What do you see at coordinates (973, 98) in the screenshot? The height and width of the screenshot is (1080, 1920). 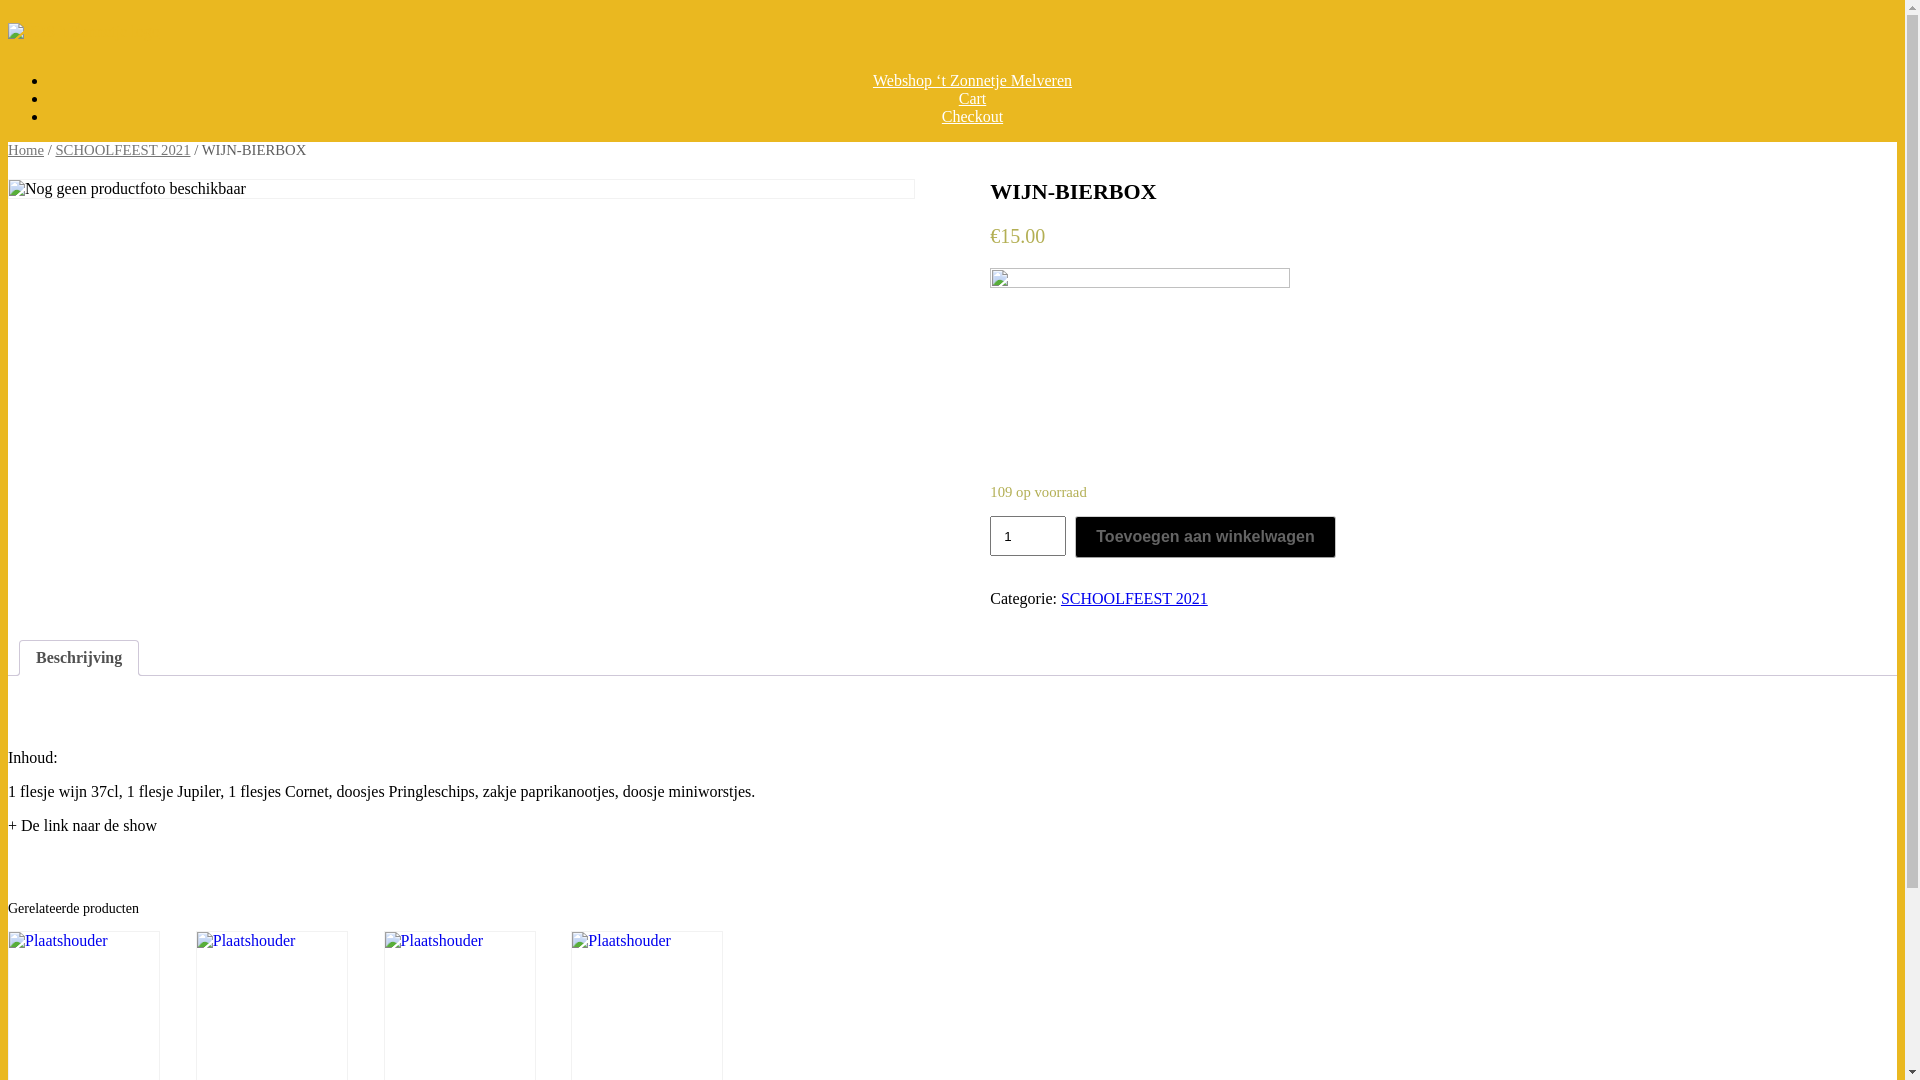 I see `'Cart'` at bounding box center [973, 98].